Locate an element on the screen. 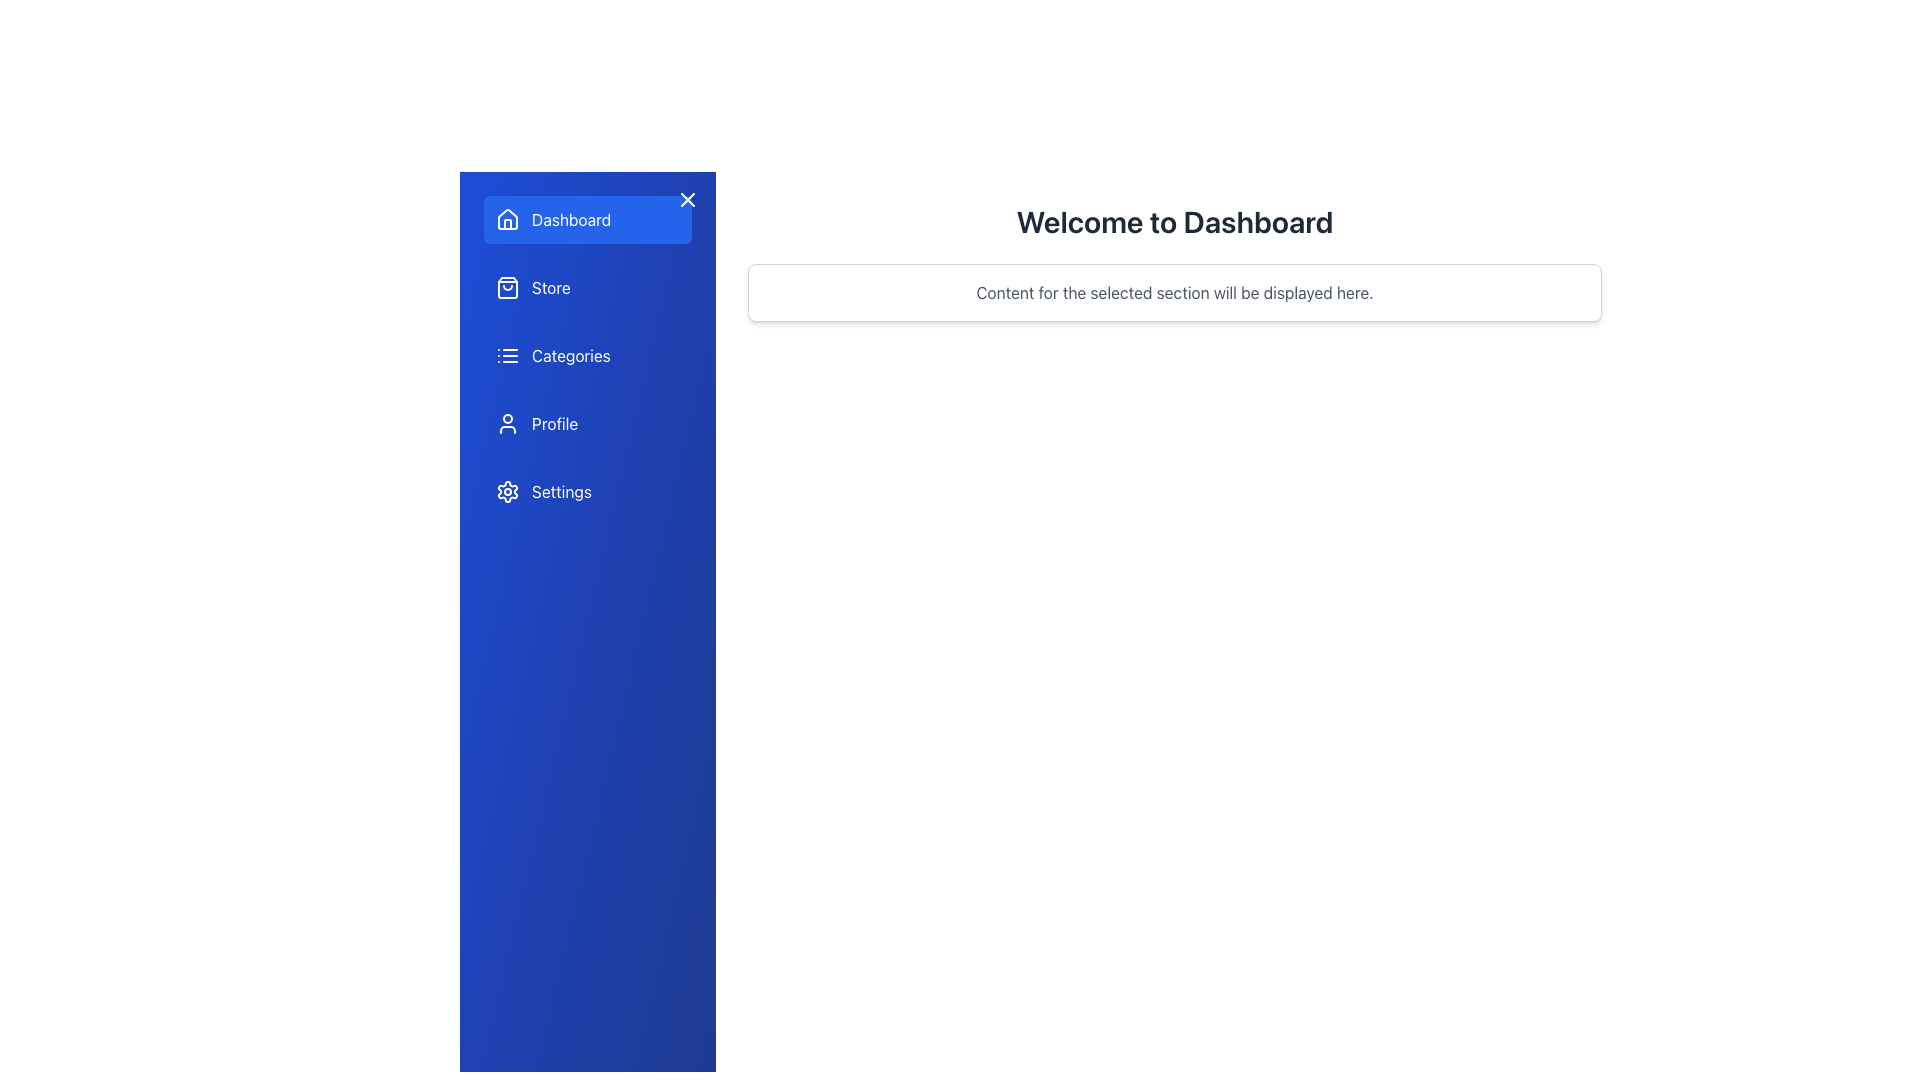 The image size is (1920, 1080). the 'Categories' icon located in the navigation menu is located at coordinates (508, 354).